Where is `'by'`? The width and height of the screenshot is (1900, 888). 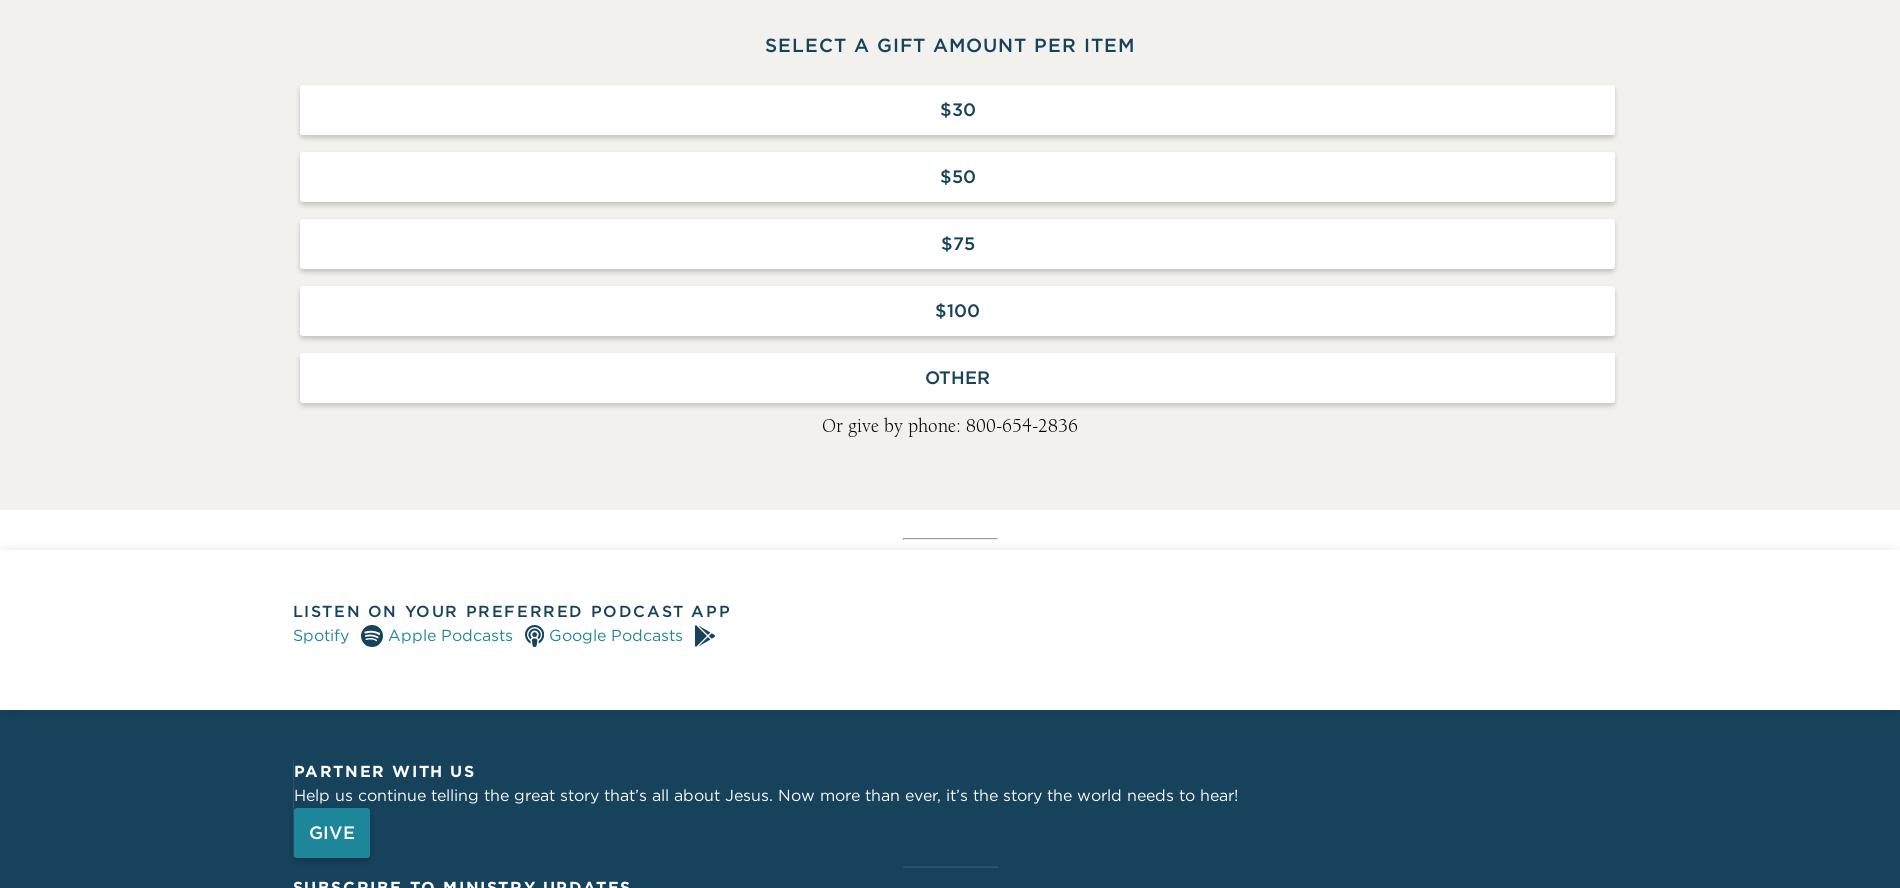
'by' is located at coordinates (1062, 467).